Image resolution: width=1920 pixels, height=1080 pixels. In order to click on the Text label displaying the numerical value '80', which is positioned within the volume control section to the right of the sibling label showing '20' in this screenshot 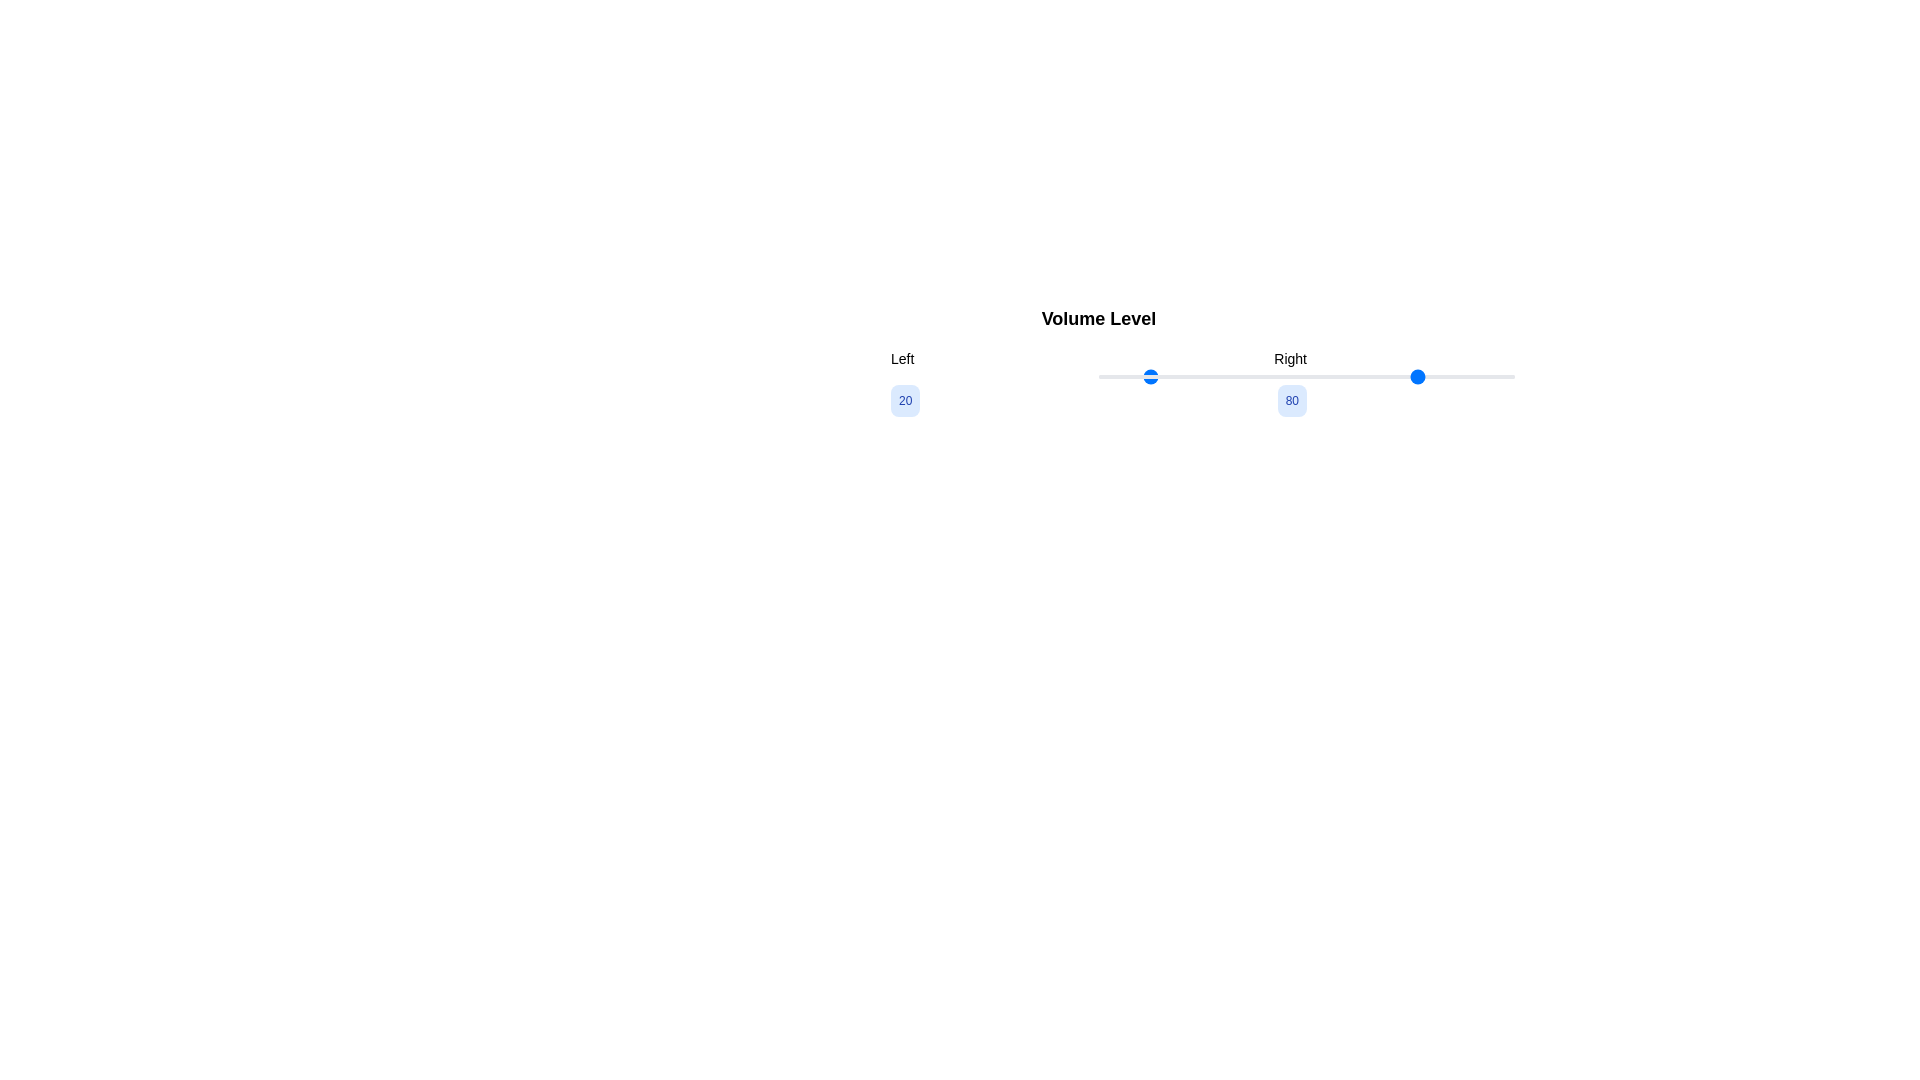, I will do `click(1292, 401)`.